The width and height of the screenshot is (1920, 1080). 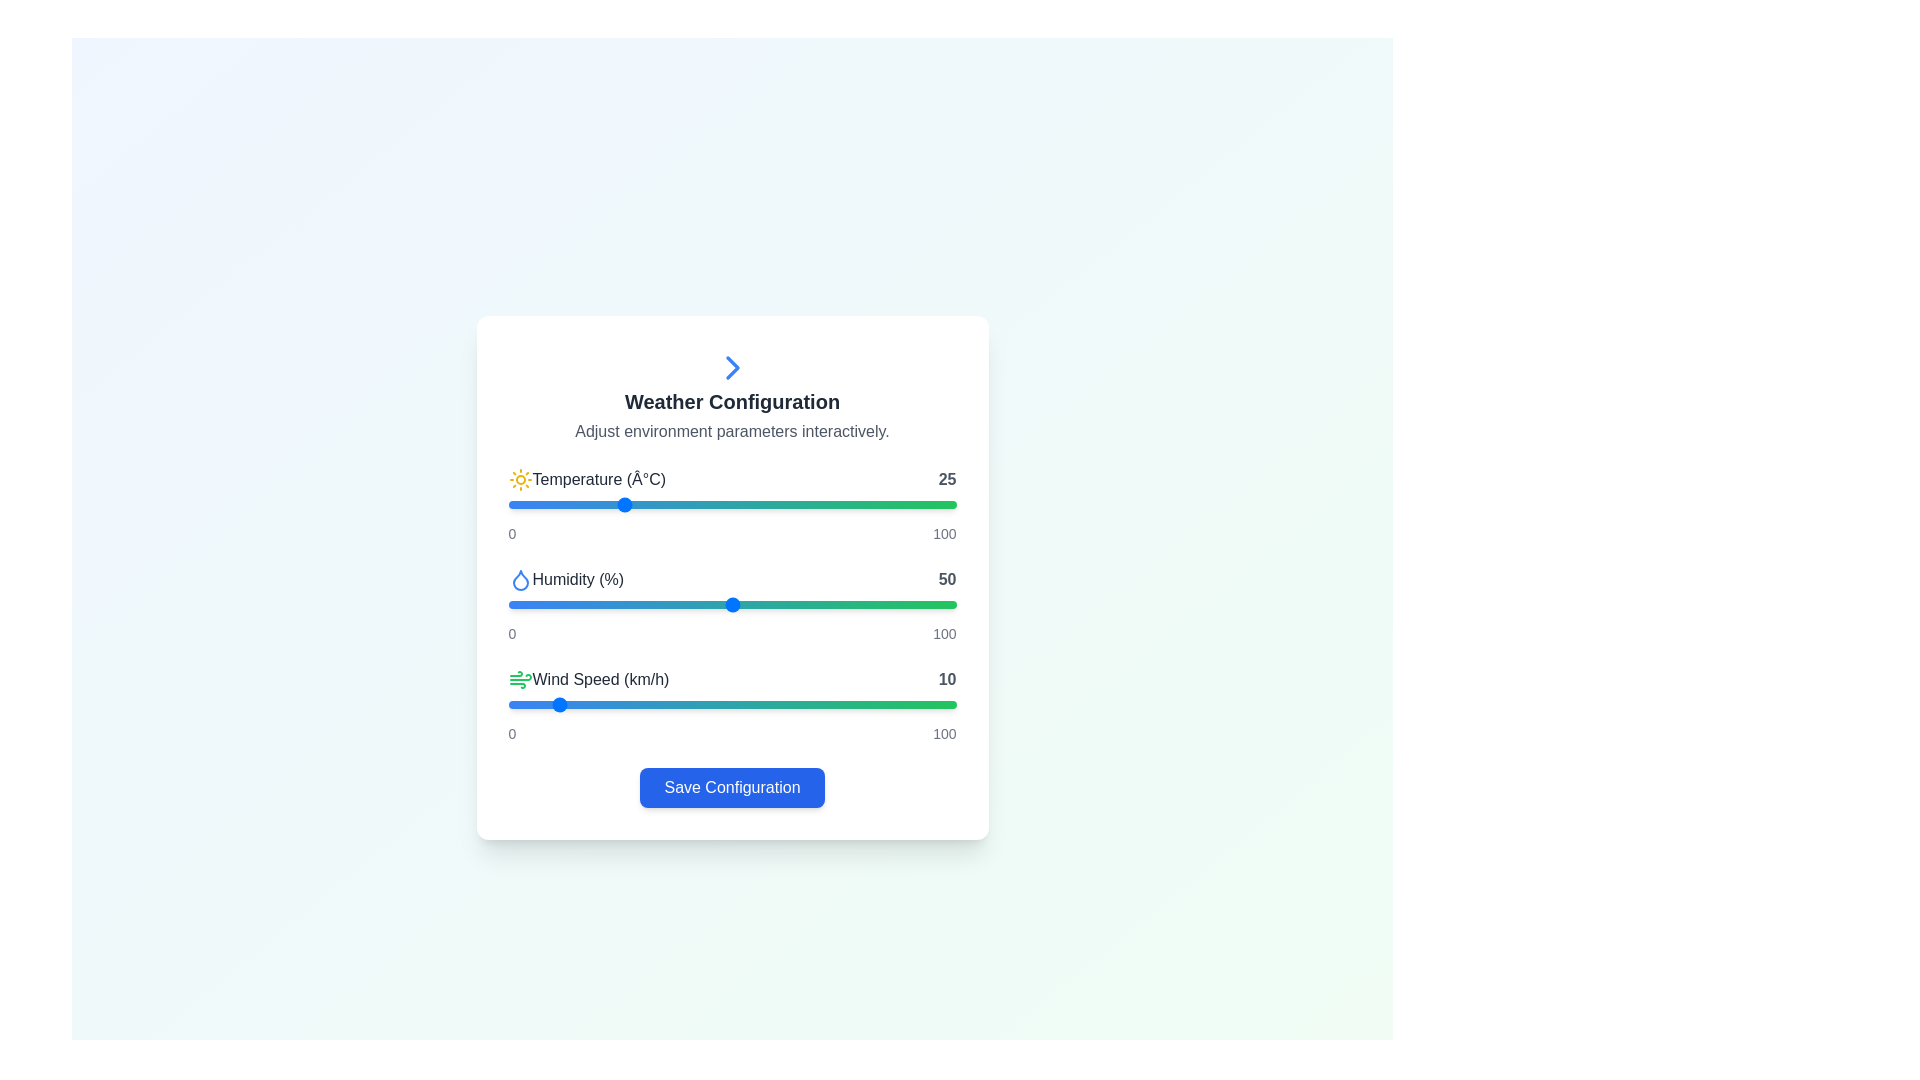 What do you see at coordinates (849, 504) in the screenshot?
I see `temperature` at bounding box center [849, 504].